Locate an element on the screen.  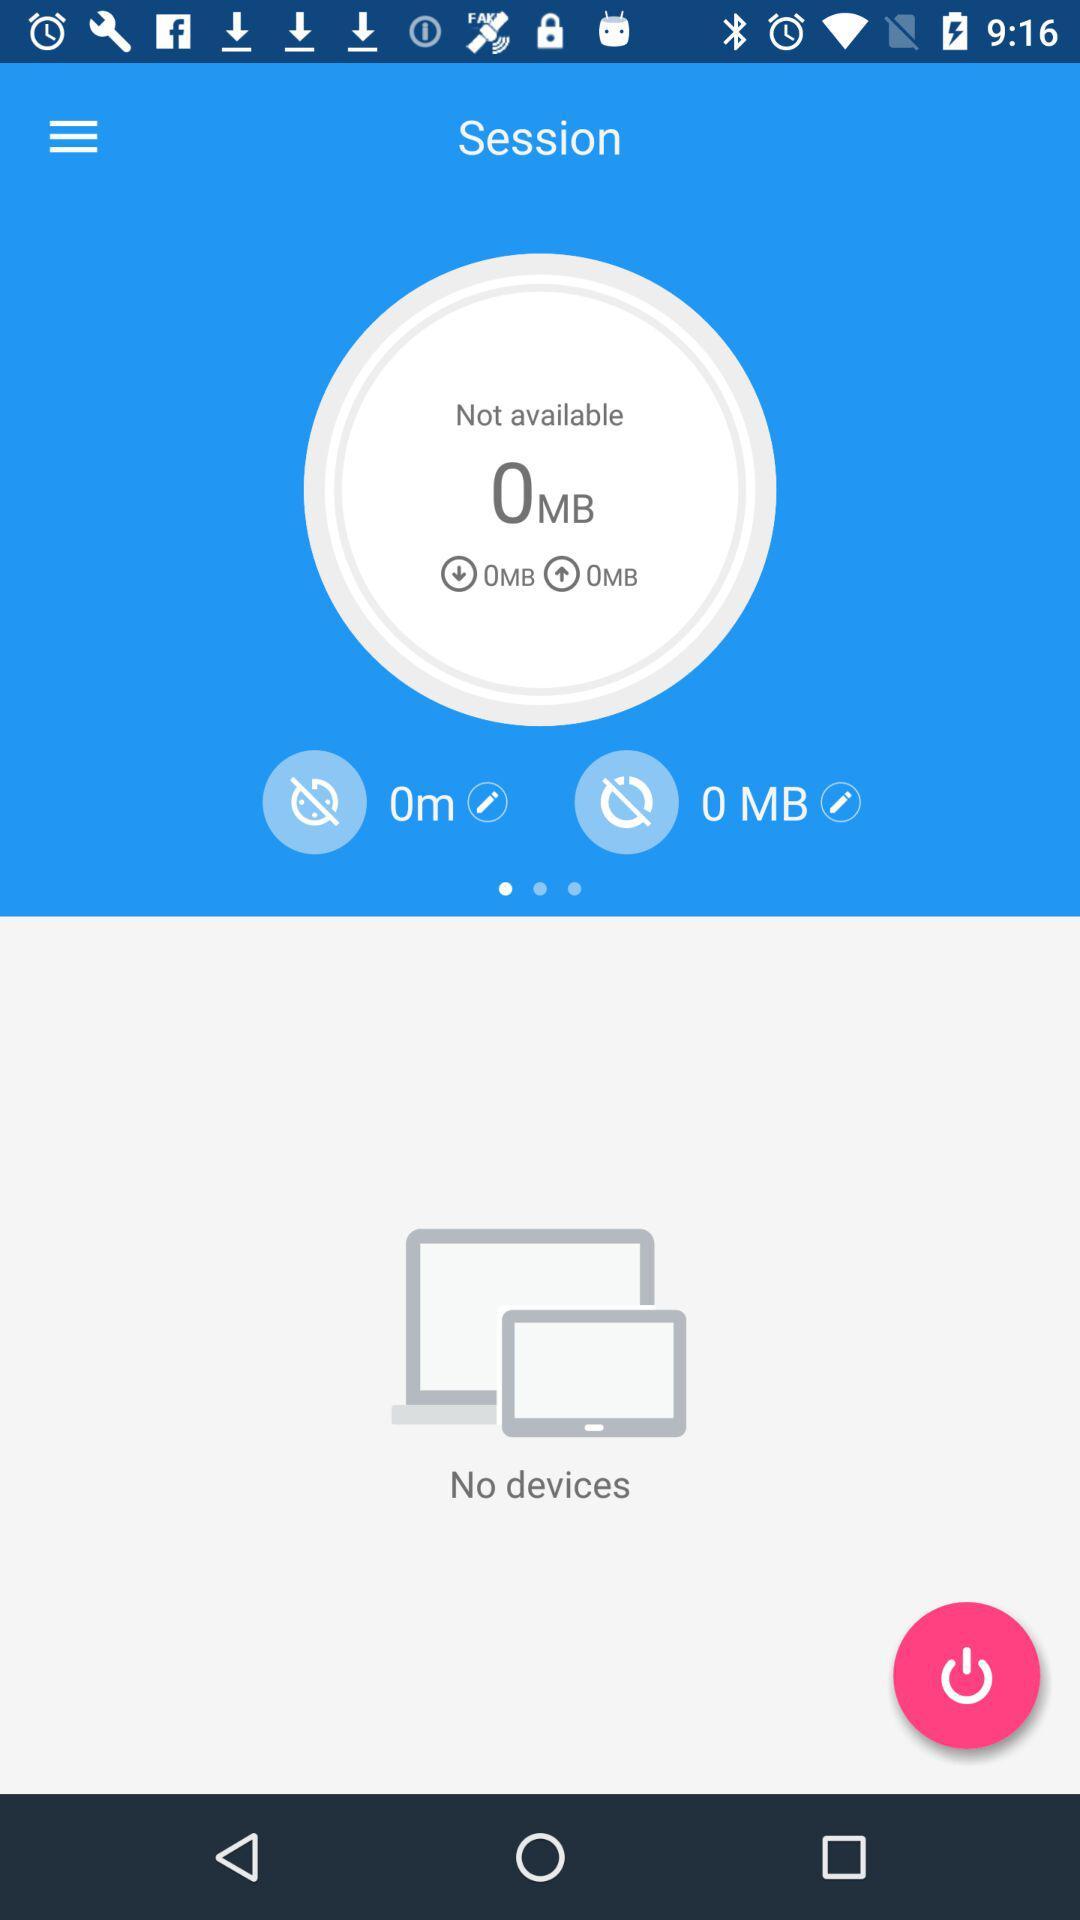
shut down option is located at coordinates (965, 1675).